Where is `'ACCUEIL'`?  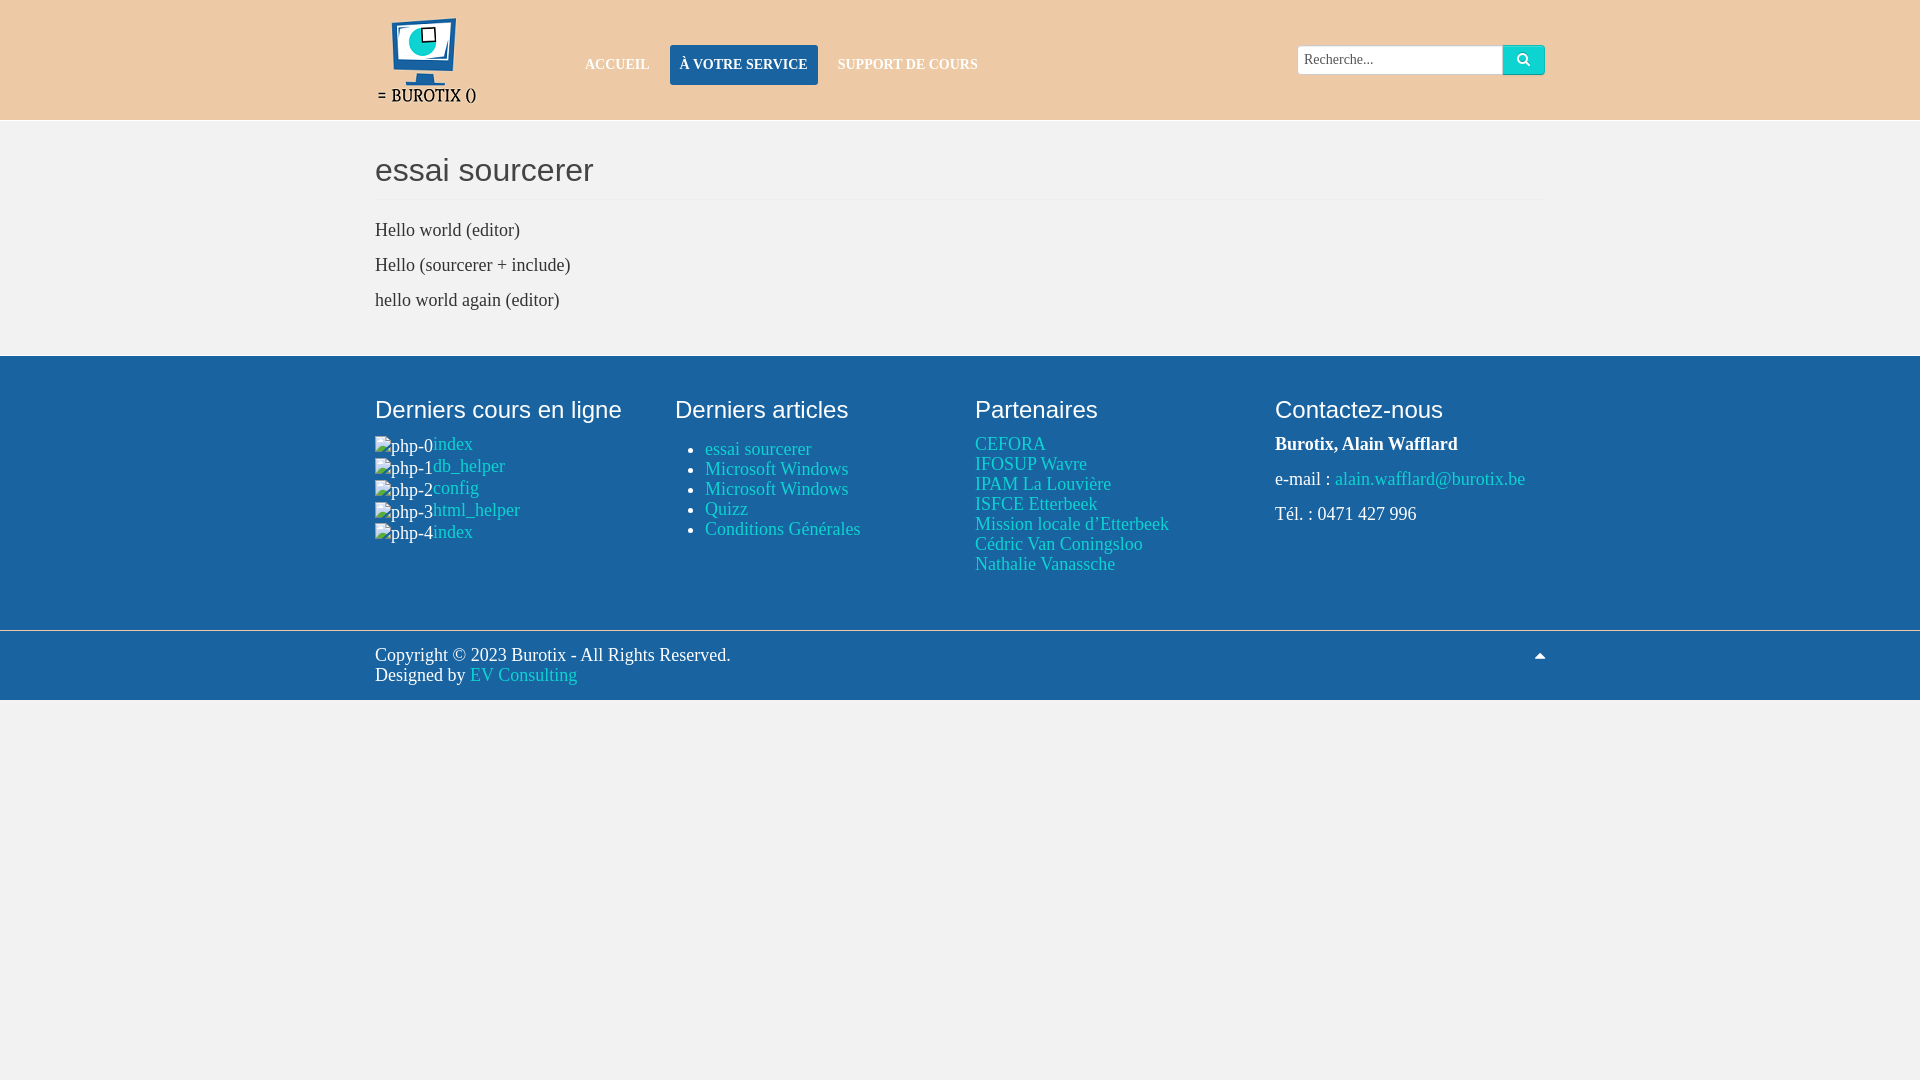
'ACCUEIL' is located at coordinates (616, 64).